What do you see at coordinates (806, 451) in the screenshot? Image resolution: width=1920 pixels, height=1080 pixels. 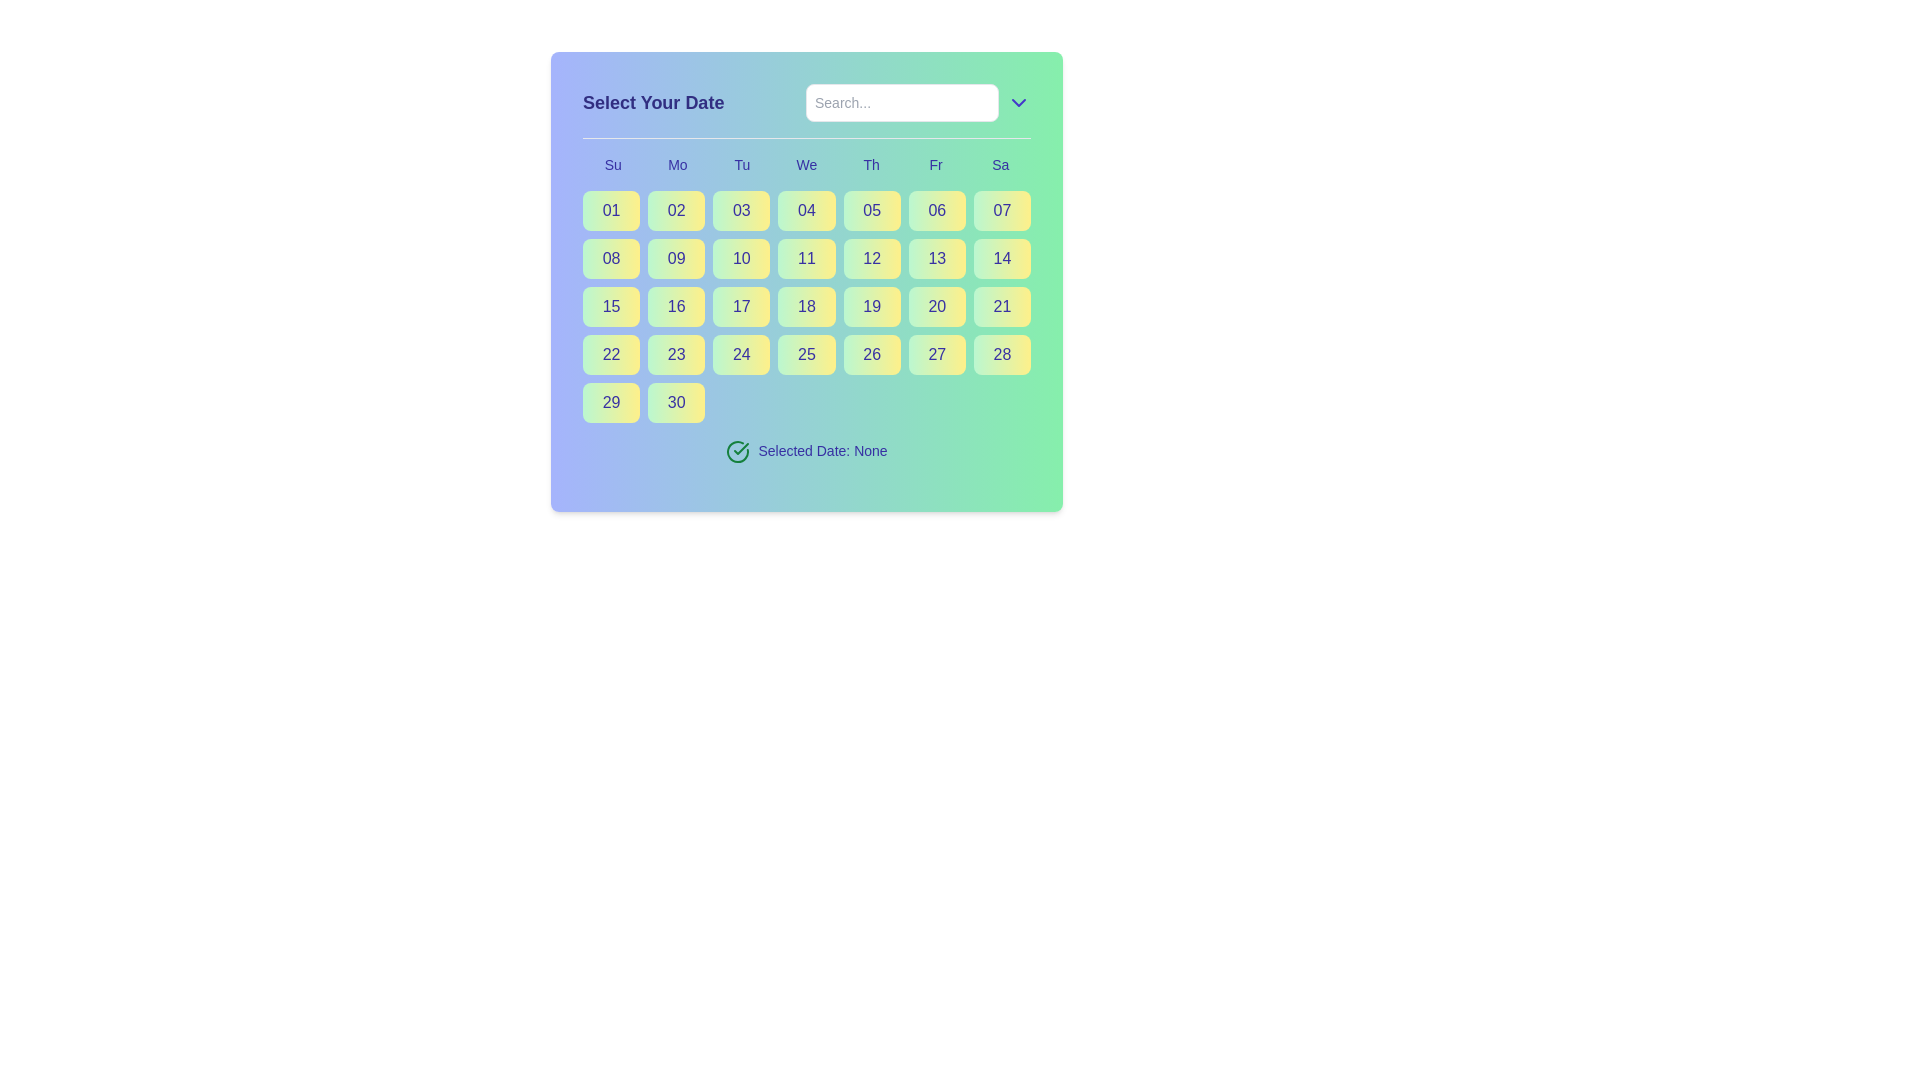 I see `the label that indicates the currently selected date, which currently displays 'None'` at bounding box center [806, 451].